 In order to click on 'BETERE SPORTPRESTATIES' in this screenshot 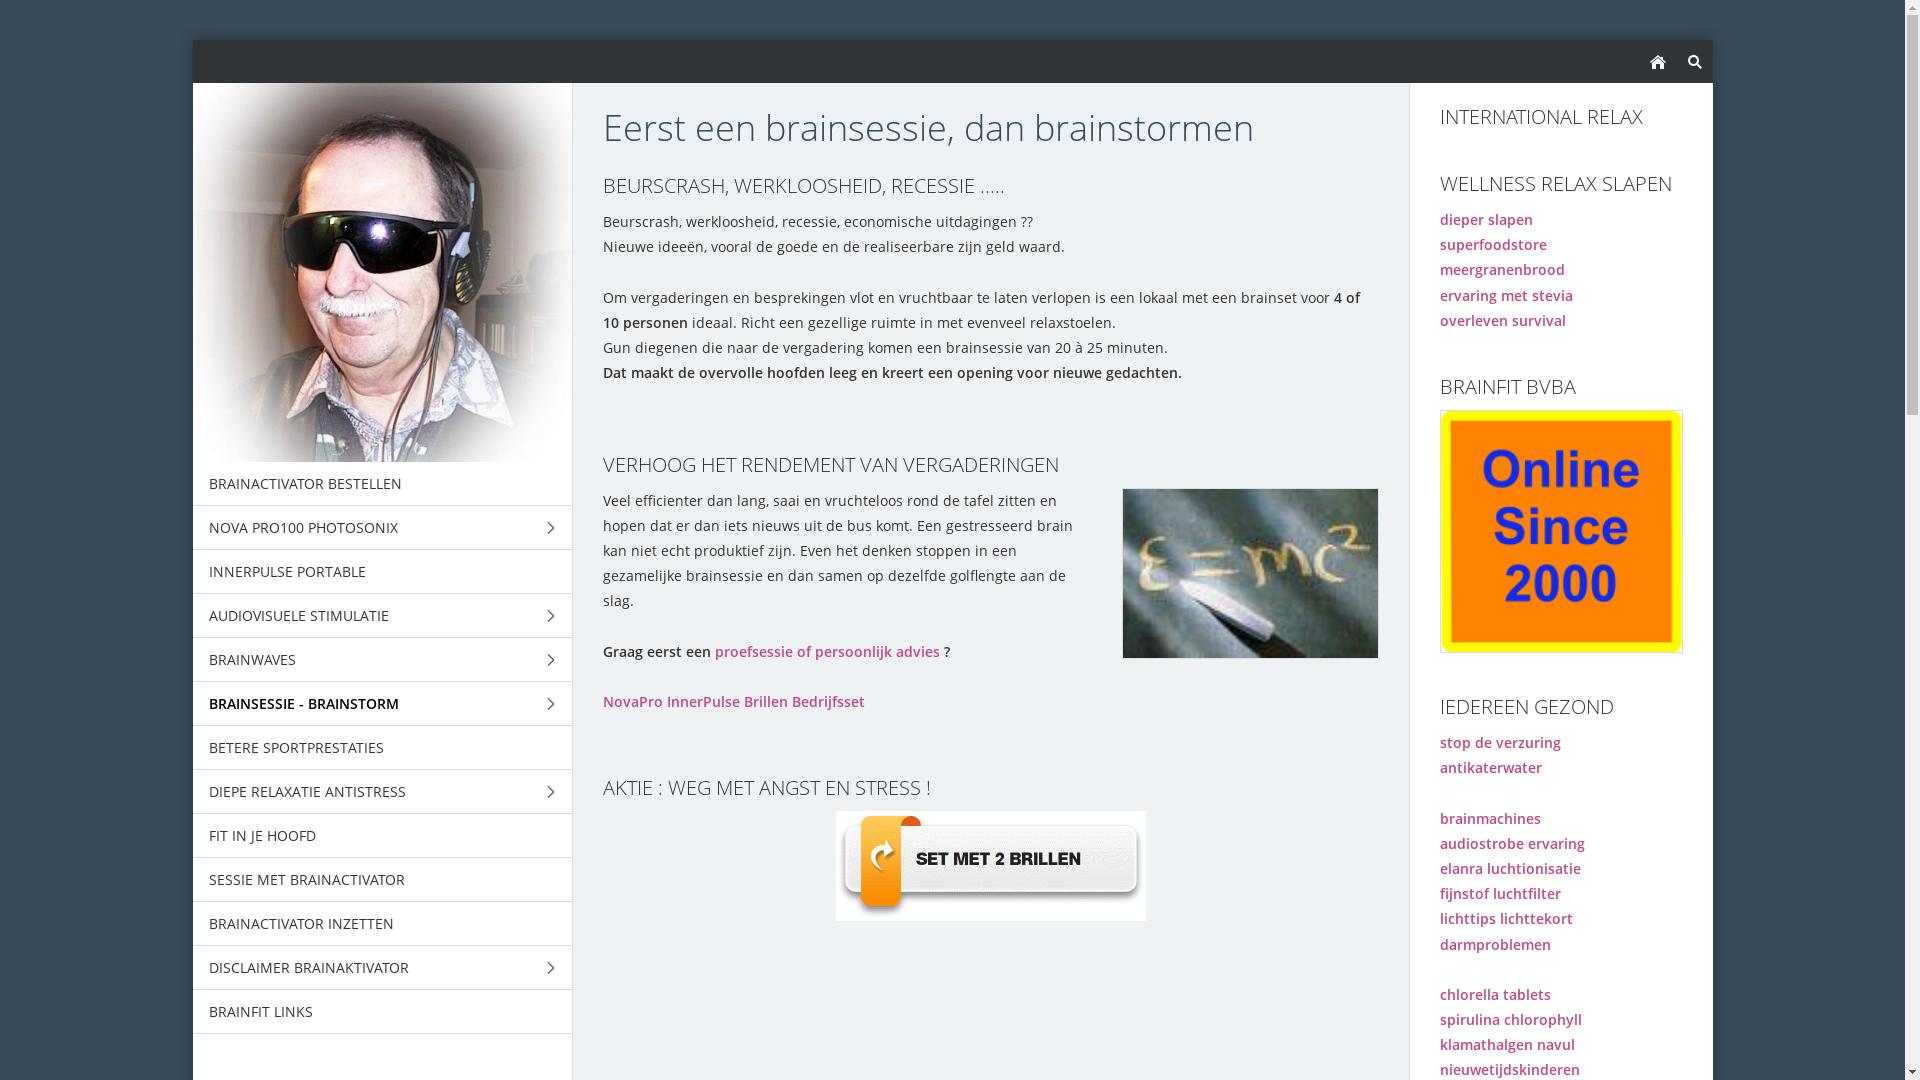, I will do `click(381, 748)`.